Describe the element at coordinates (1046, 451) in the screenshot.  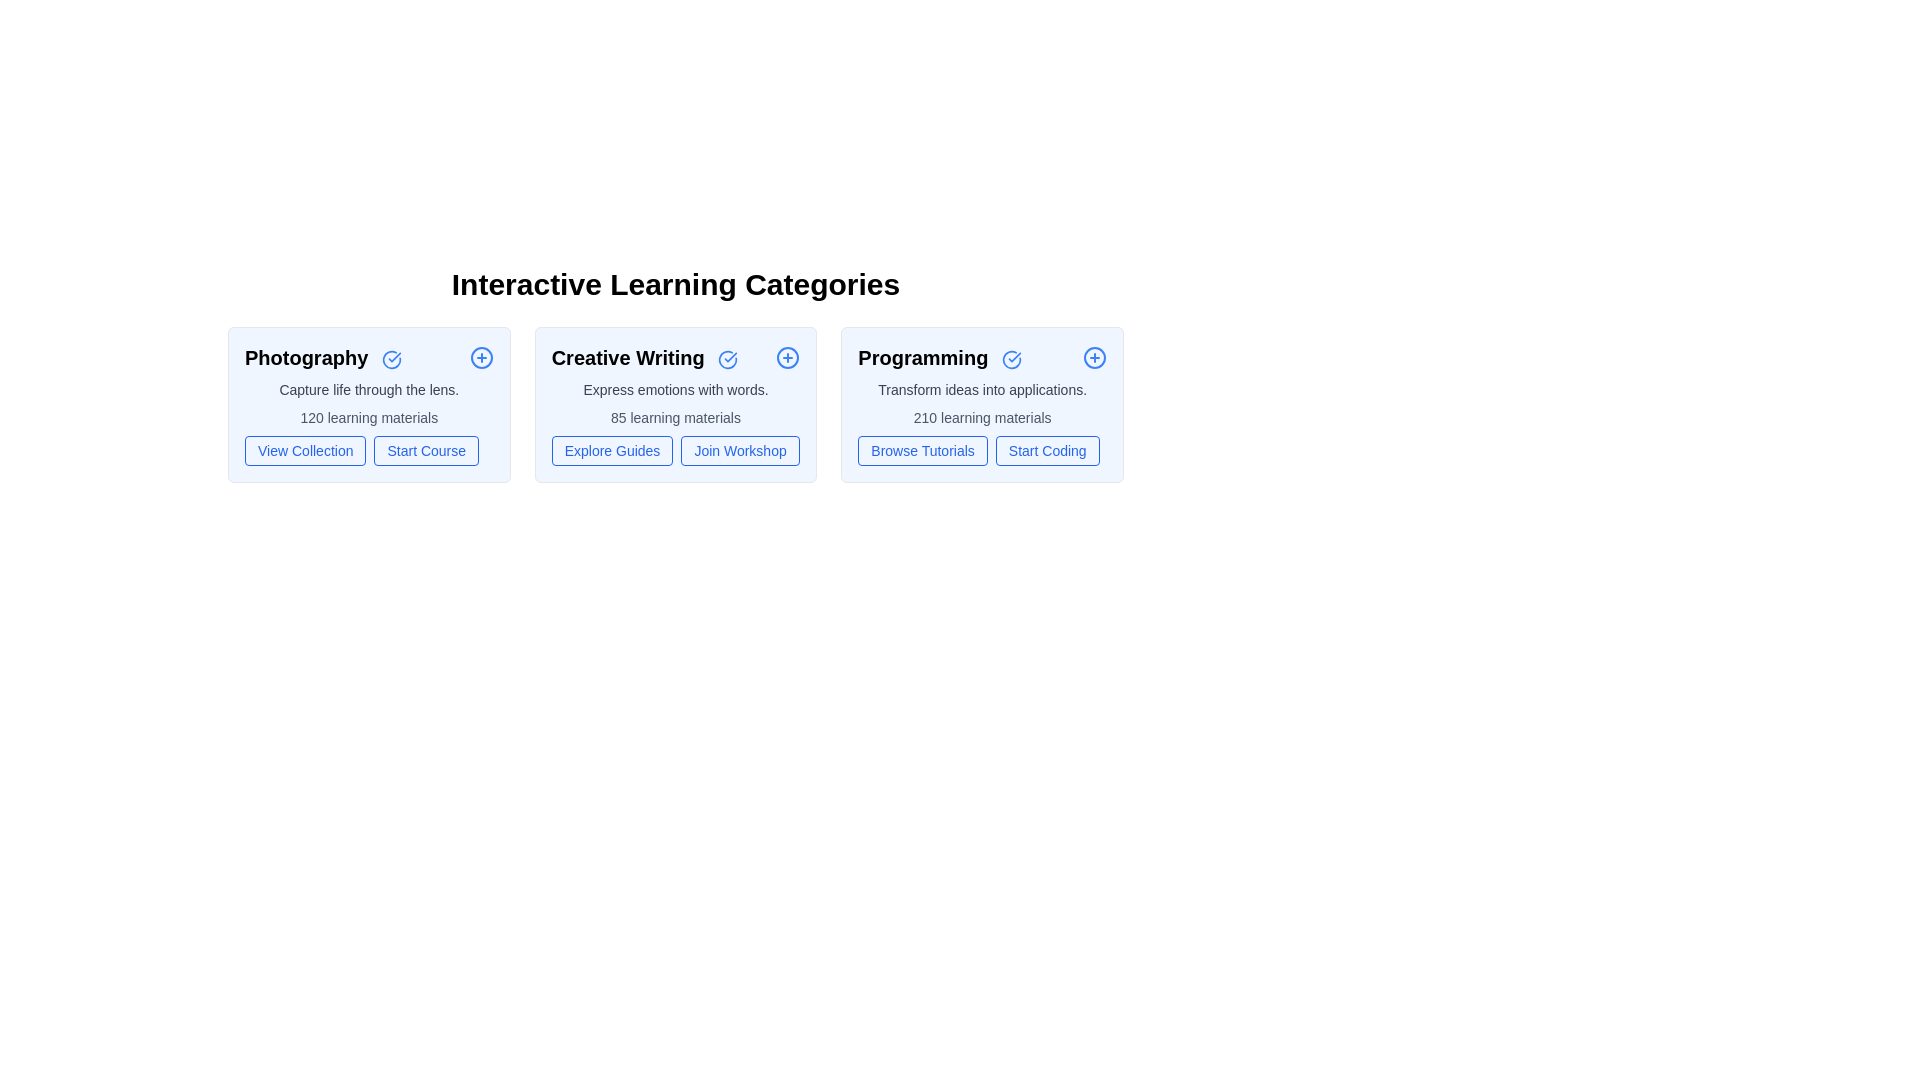
I see `the action button Start Coding for the category Programming` at that location.